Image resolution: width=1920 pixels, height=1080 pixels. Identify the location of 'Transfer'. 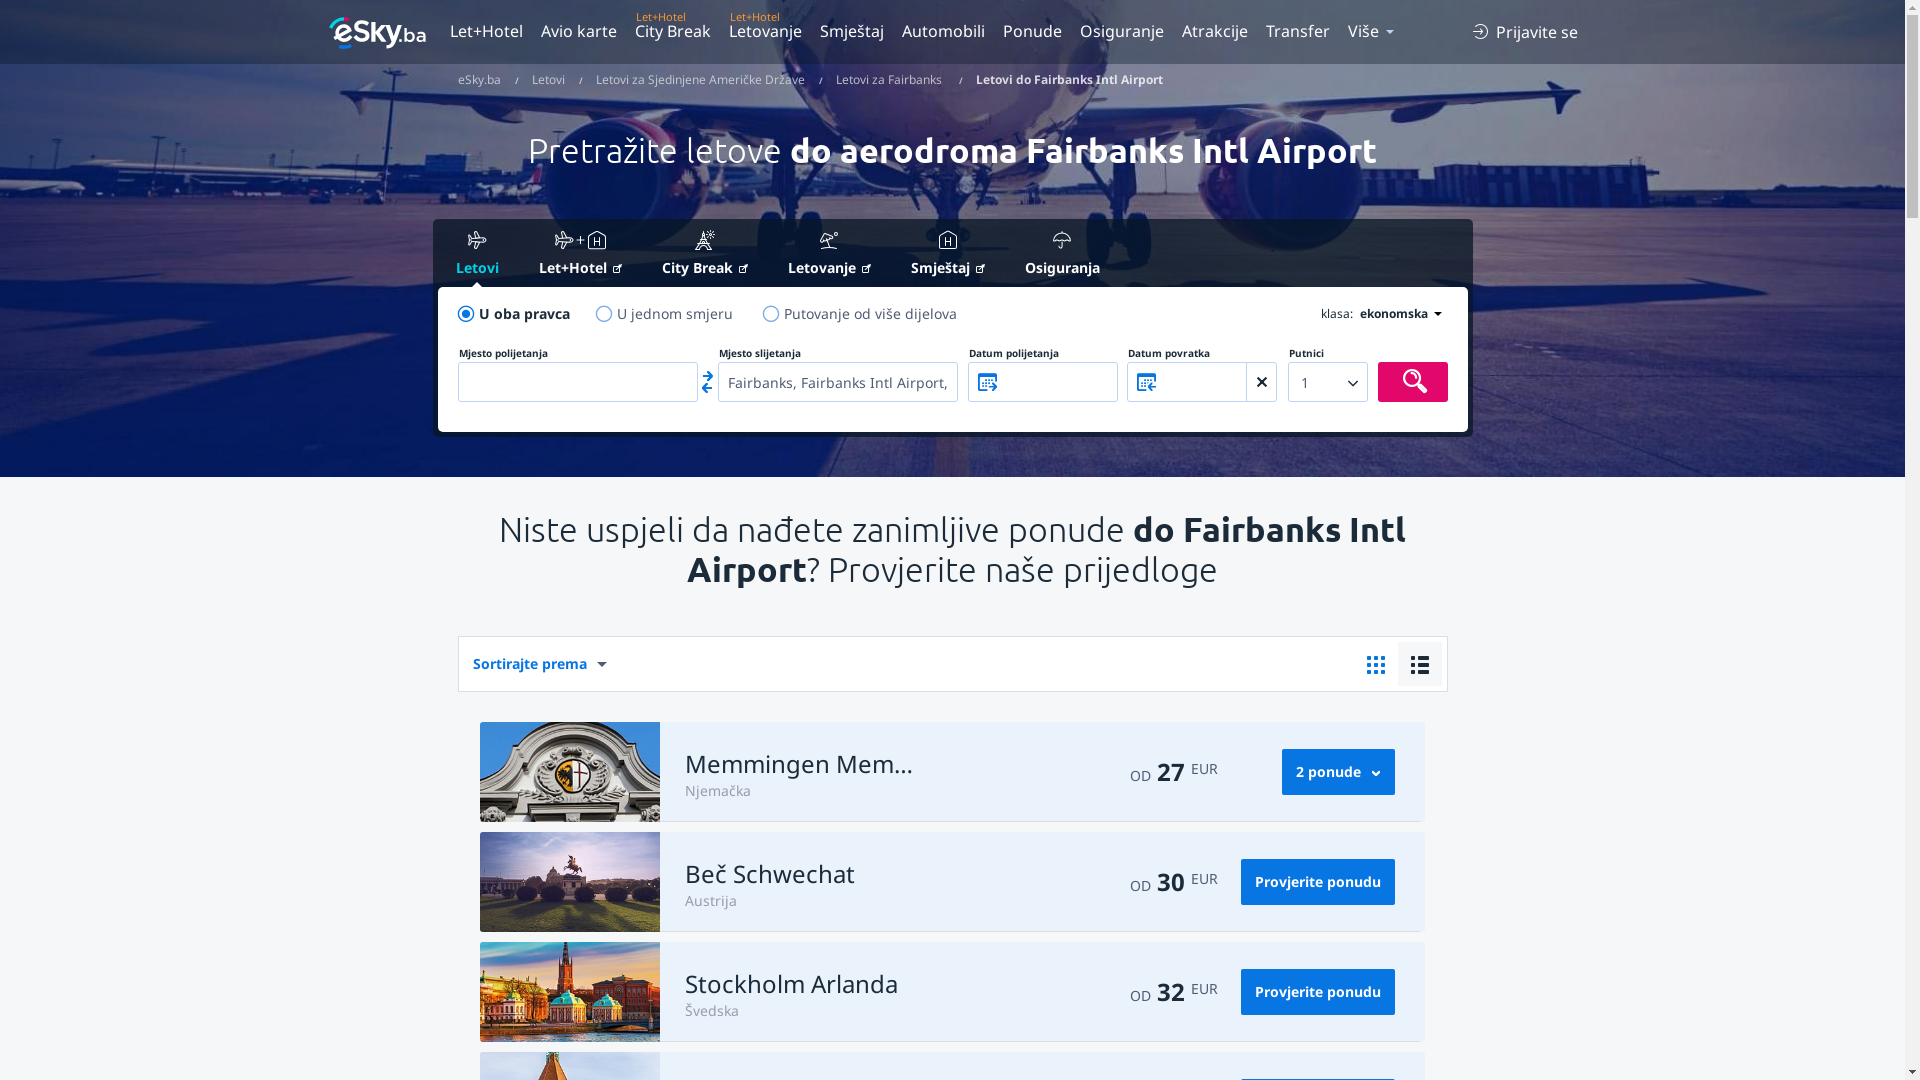
(1296, 30).